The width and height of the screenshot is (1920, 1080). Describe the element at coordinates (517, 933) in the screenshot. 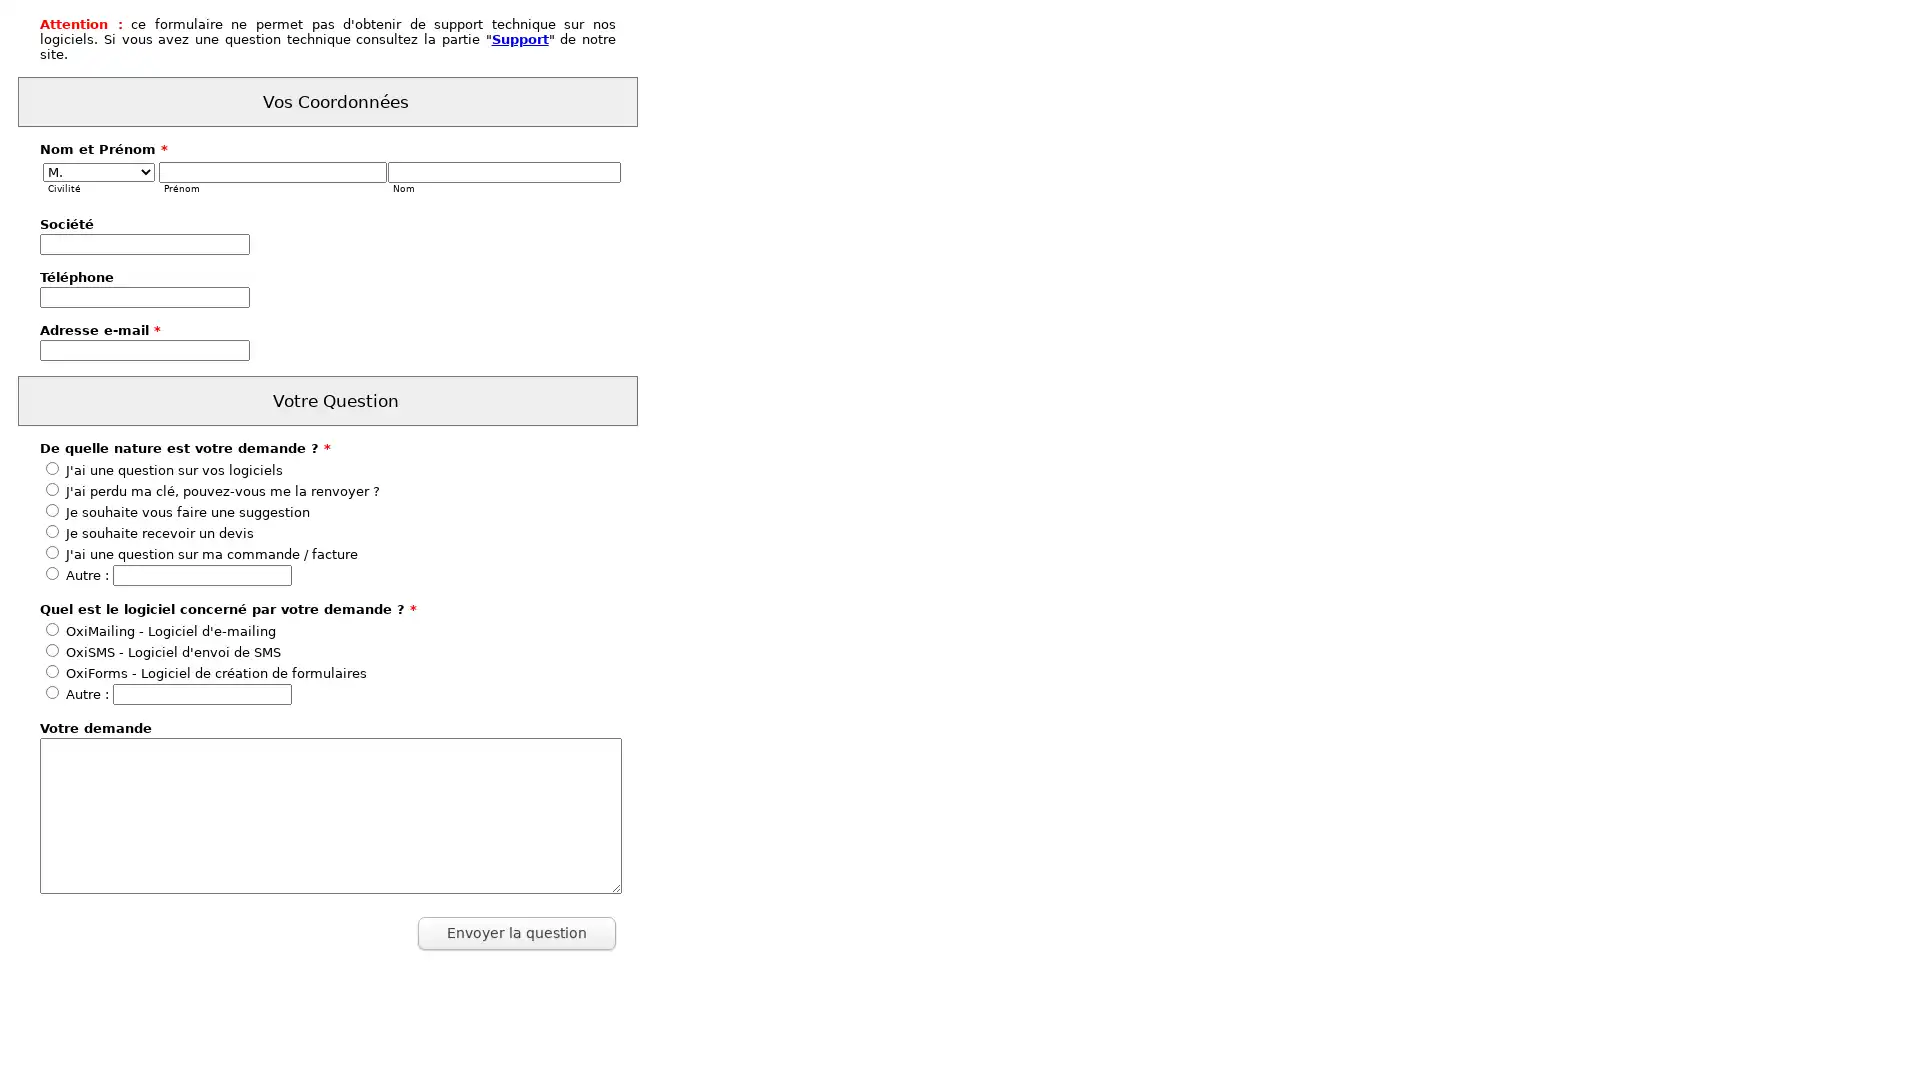

I see `Envoyer la question` at that location.